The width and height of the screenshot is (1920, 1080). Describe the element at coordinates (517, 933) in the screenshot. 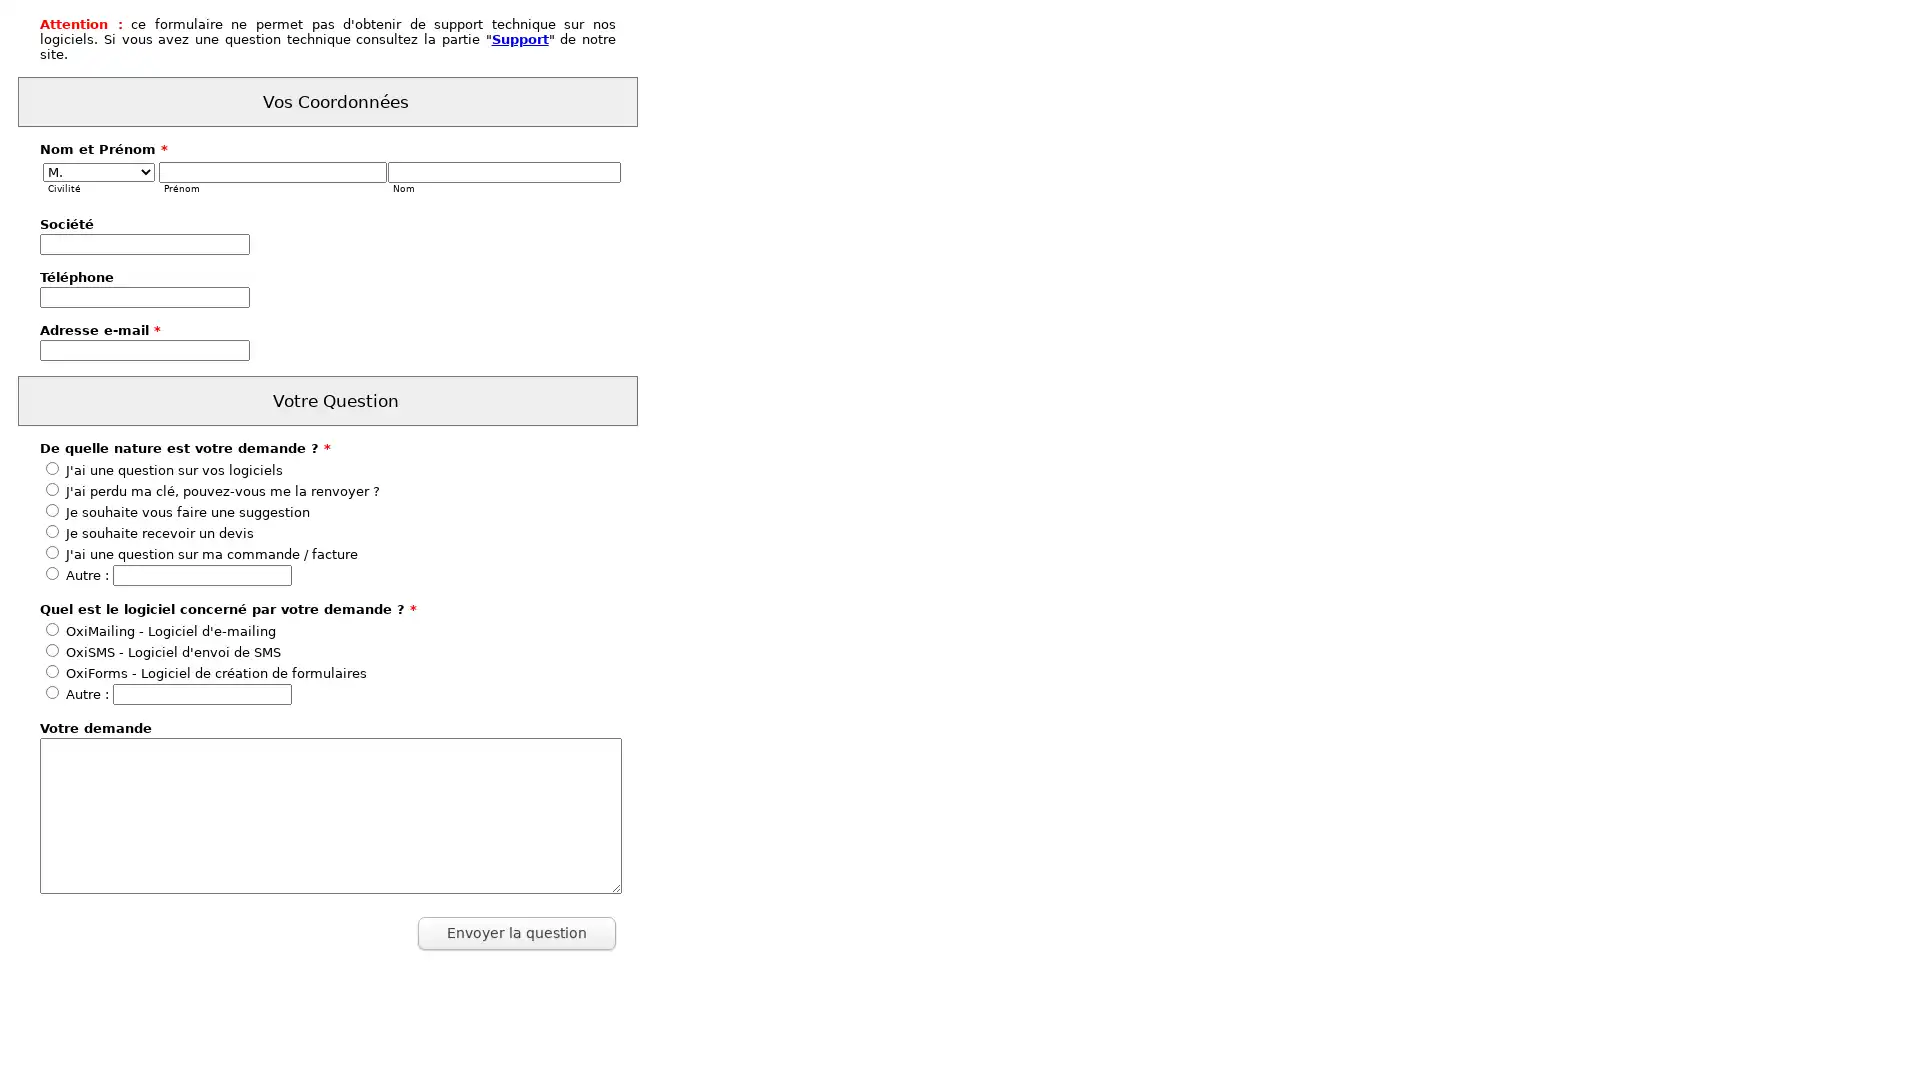

I see `Envoyer la question` at that location.